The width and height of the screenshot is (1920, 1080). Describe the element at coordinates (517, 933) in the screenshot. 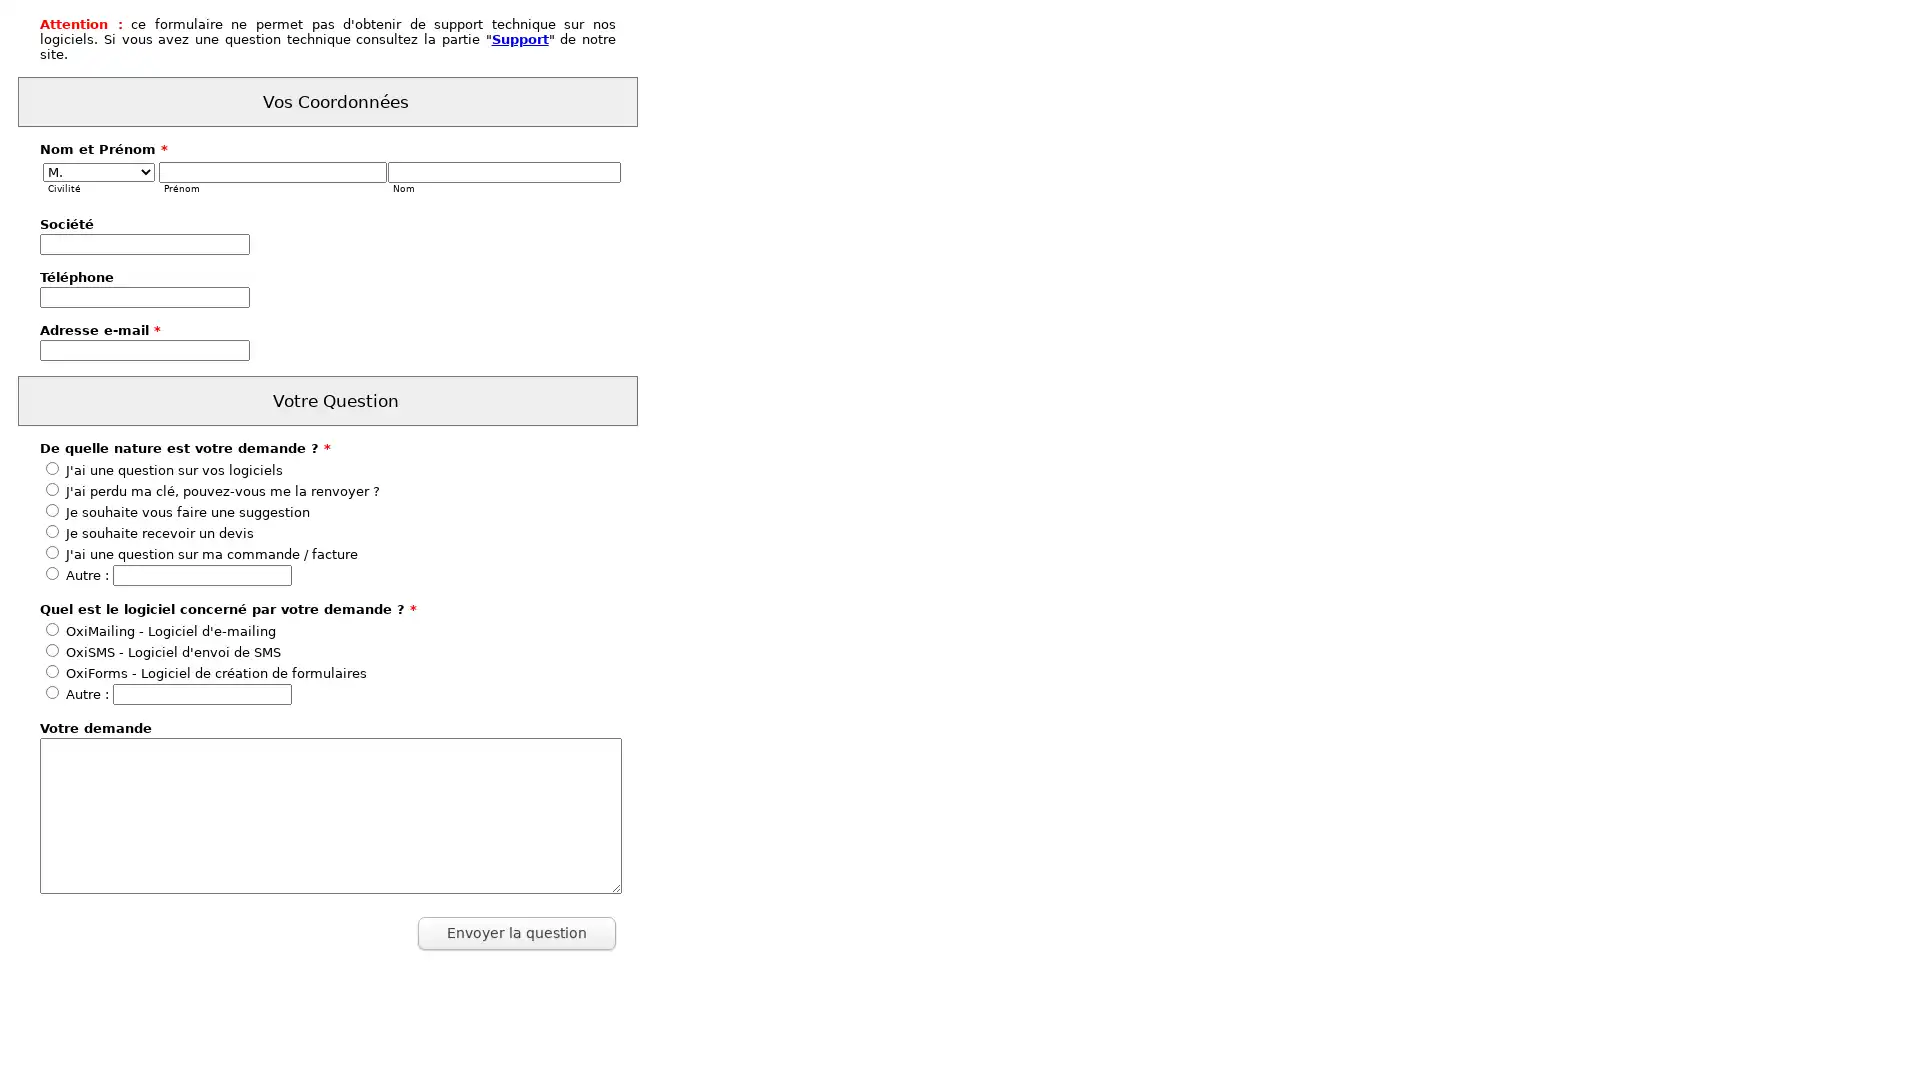

I see `Envoyer la question` at that location.